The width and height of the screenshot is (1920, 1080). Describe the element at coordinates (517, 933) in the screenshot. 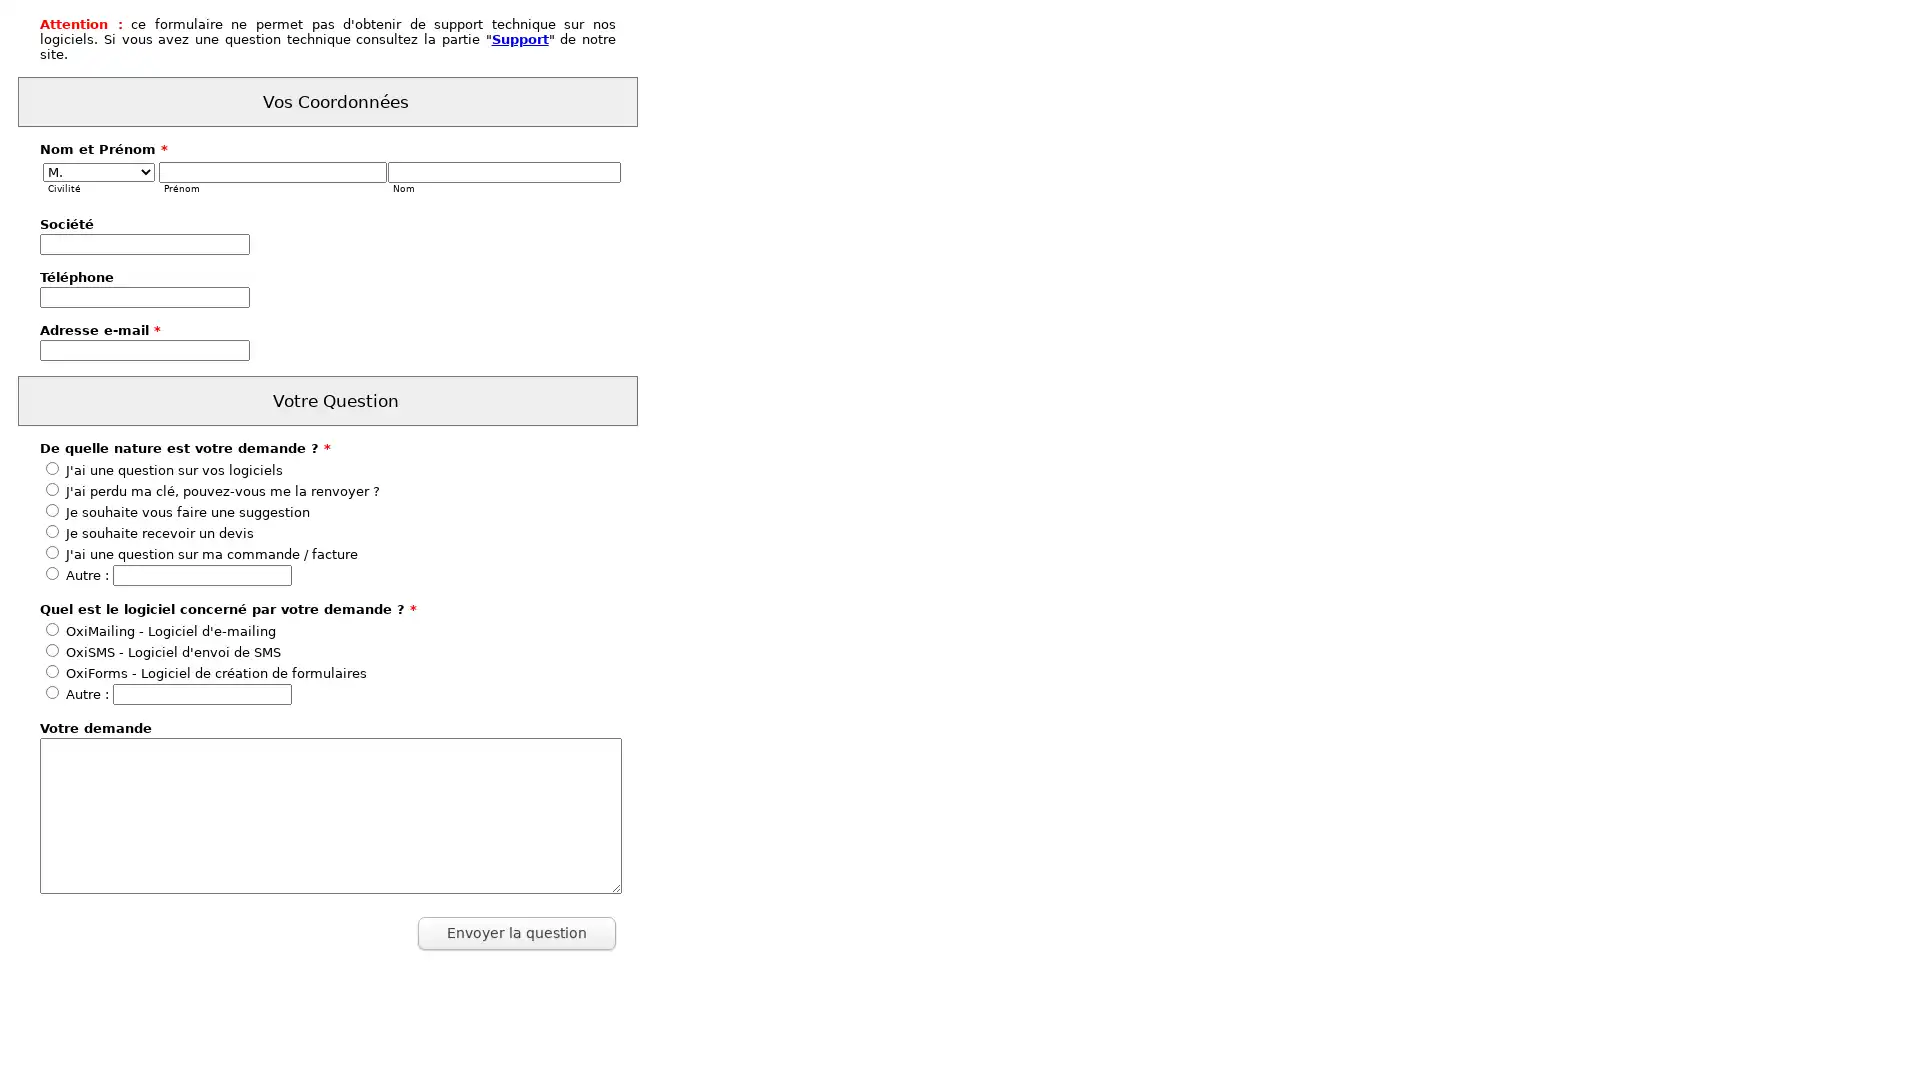

I see `Envoyer la question` at that location.